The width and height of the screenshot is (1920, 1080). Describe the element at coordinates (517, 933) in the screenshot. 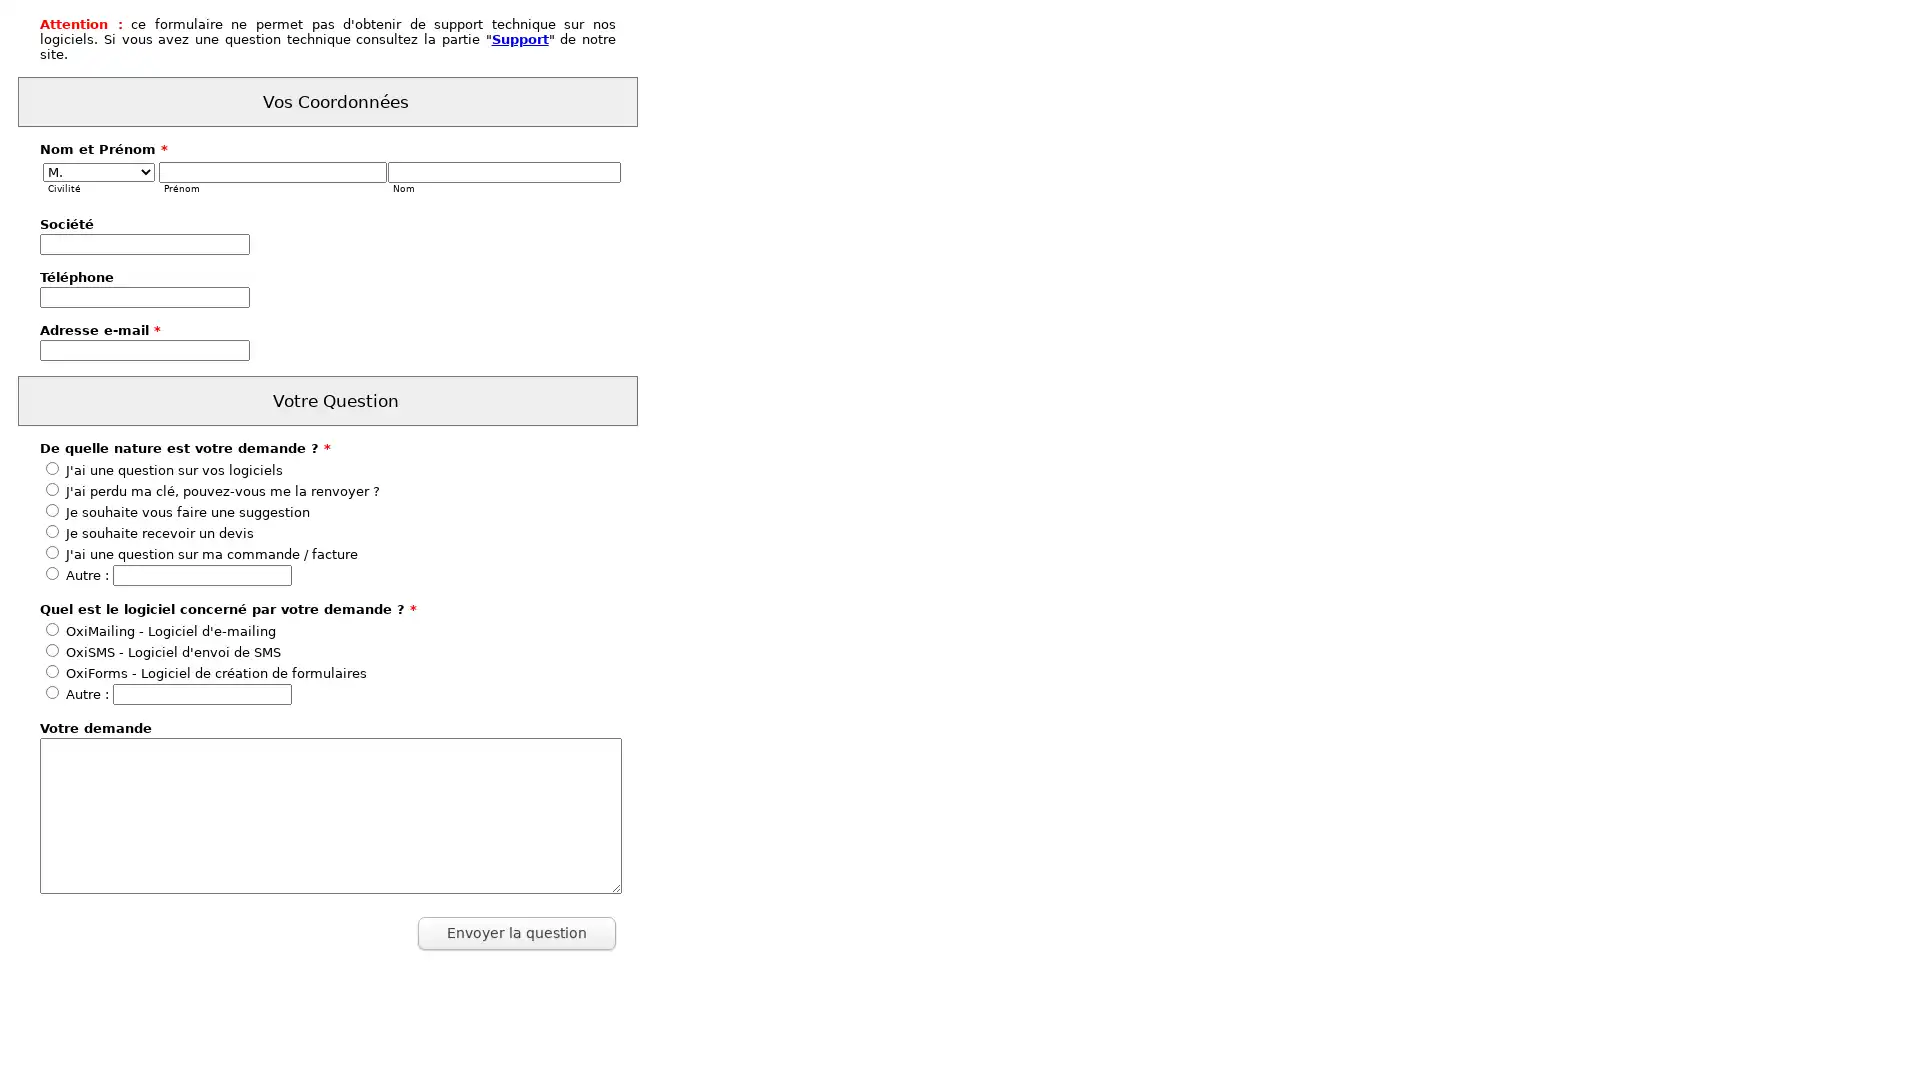

I see `Envoyer la question` at that location.